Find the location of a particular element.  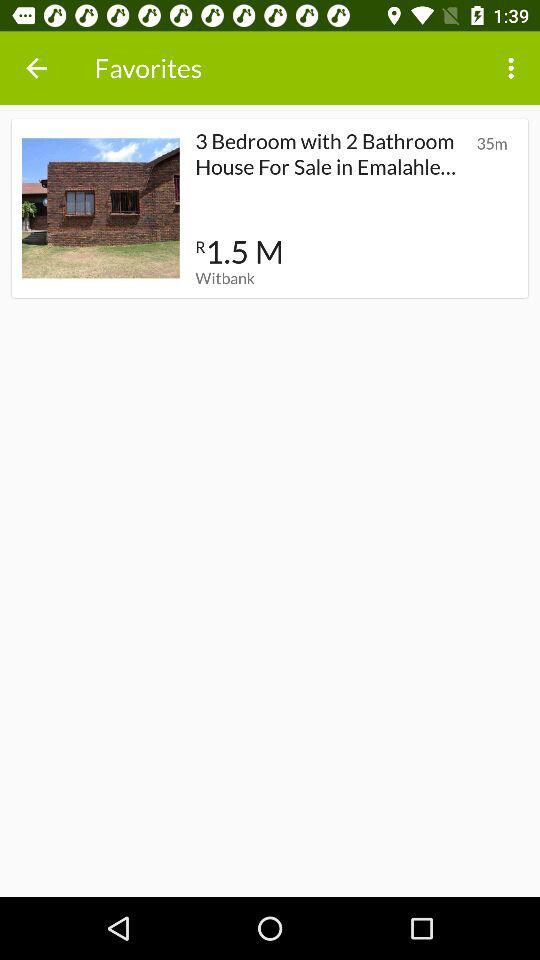

item next to favorites item is located at coordinates (36, 68).